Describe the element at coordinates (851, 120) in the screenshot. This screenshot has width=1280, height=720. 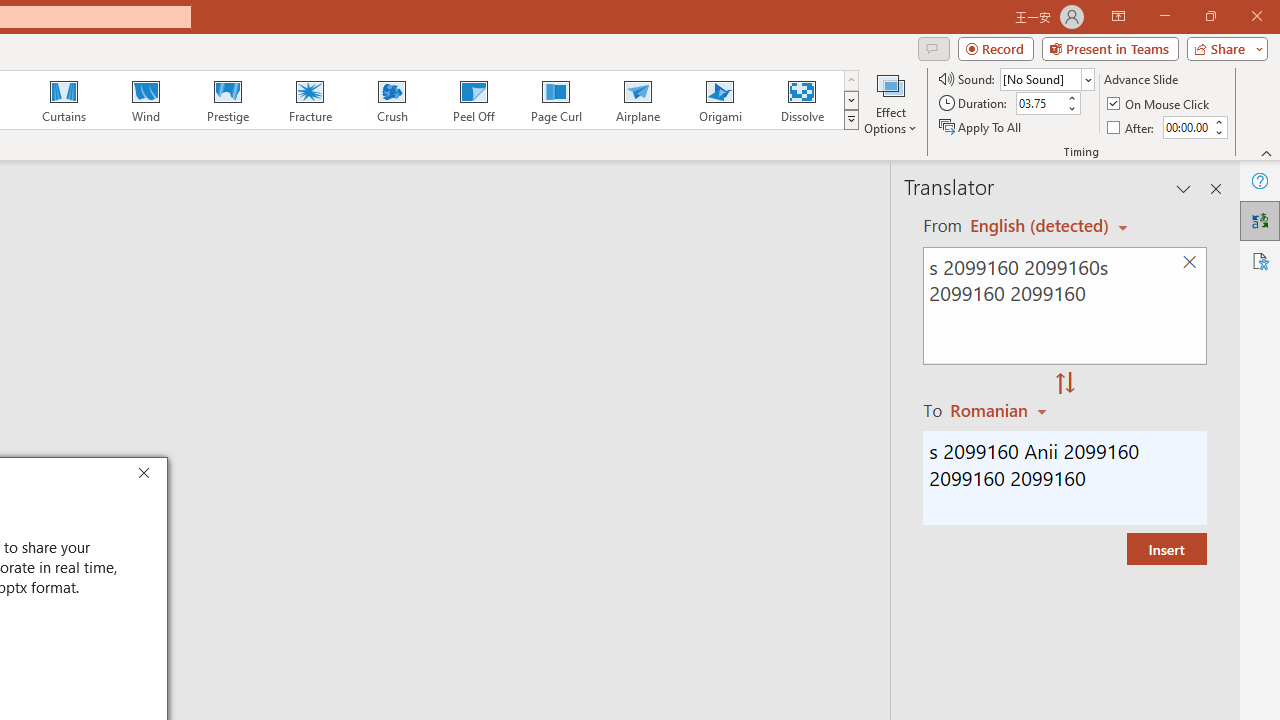
I see `'Transition Effects'` at that location.